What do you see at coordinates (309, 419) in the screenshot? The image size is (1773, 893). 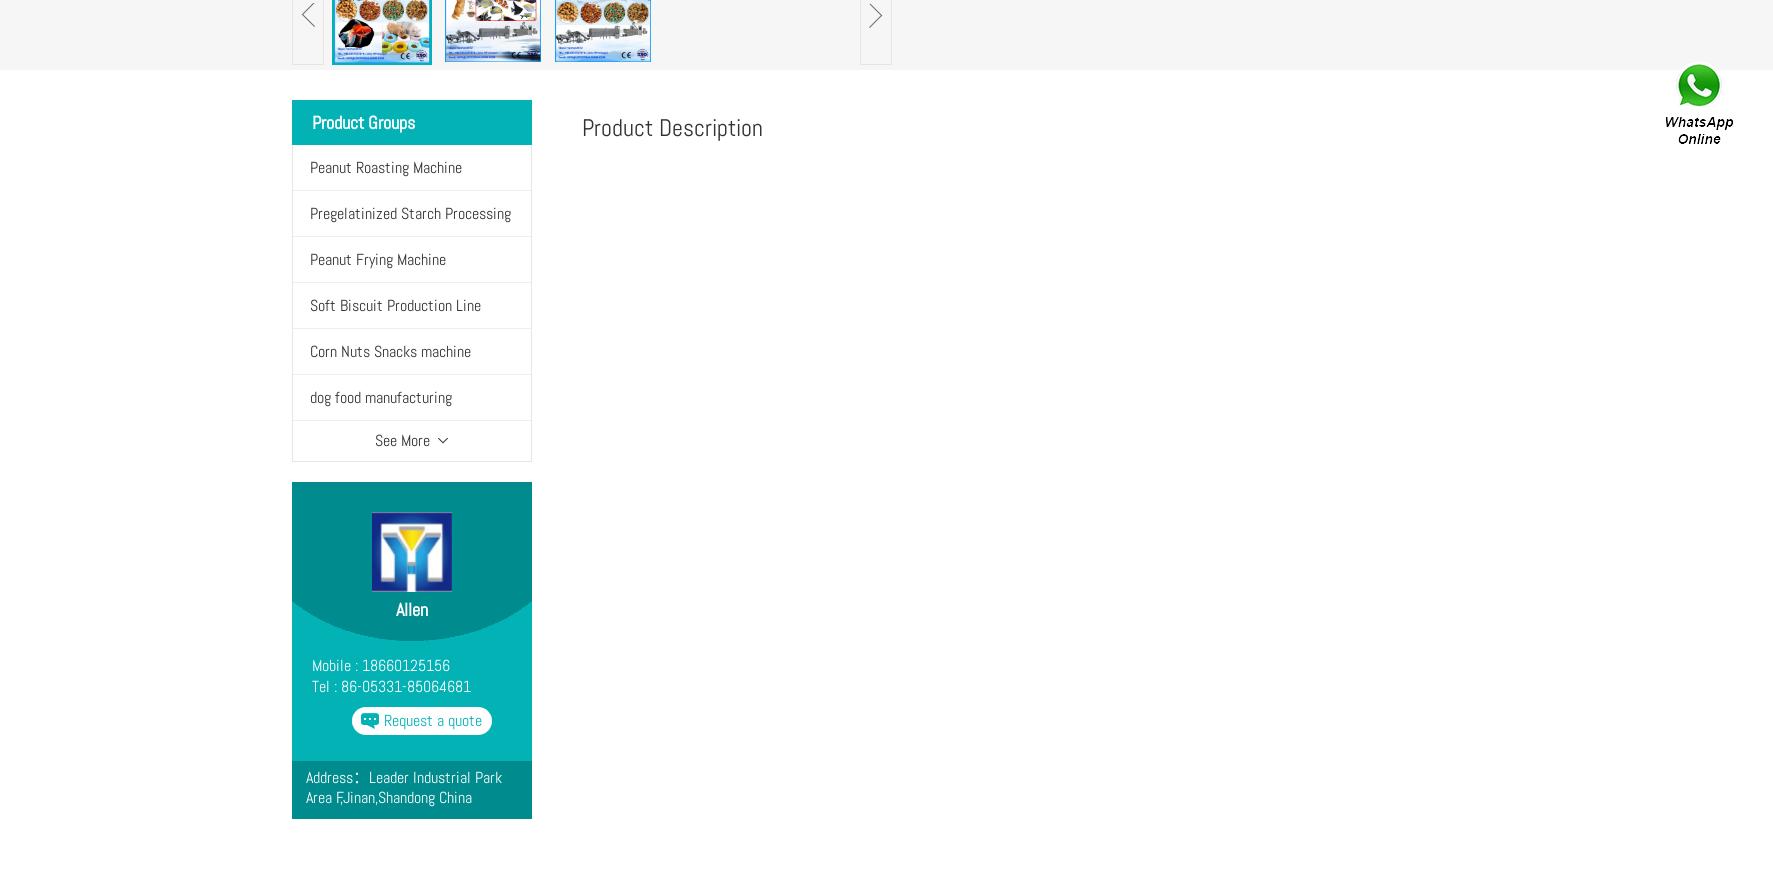 I see `'dog food manufacturing equipment'` at bounding box center [309, 419].